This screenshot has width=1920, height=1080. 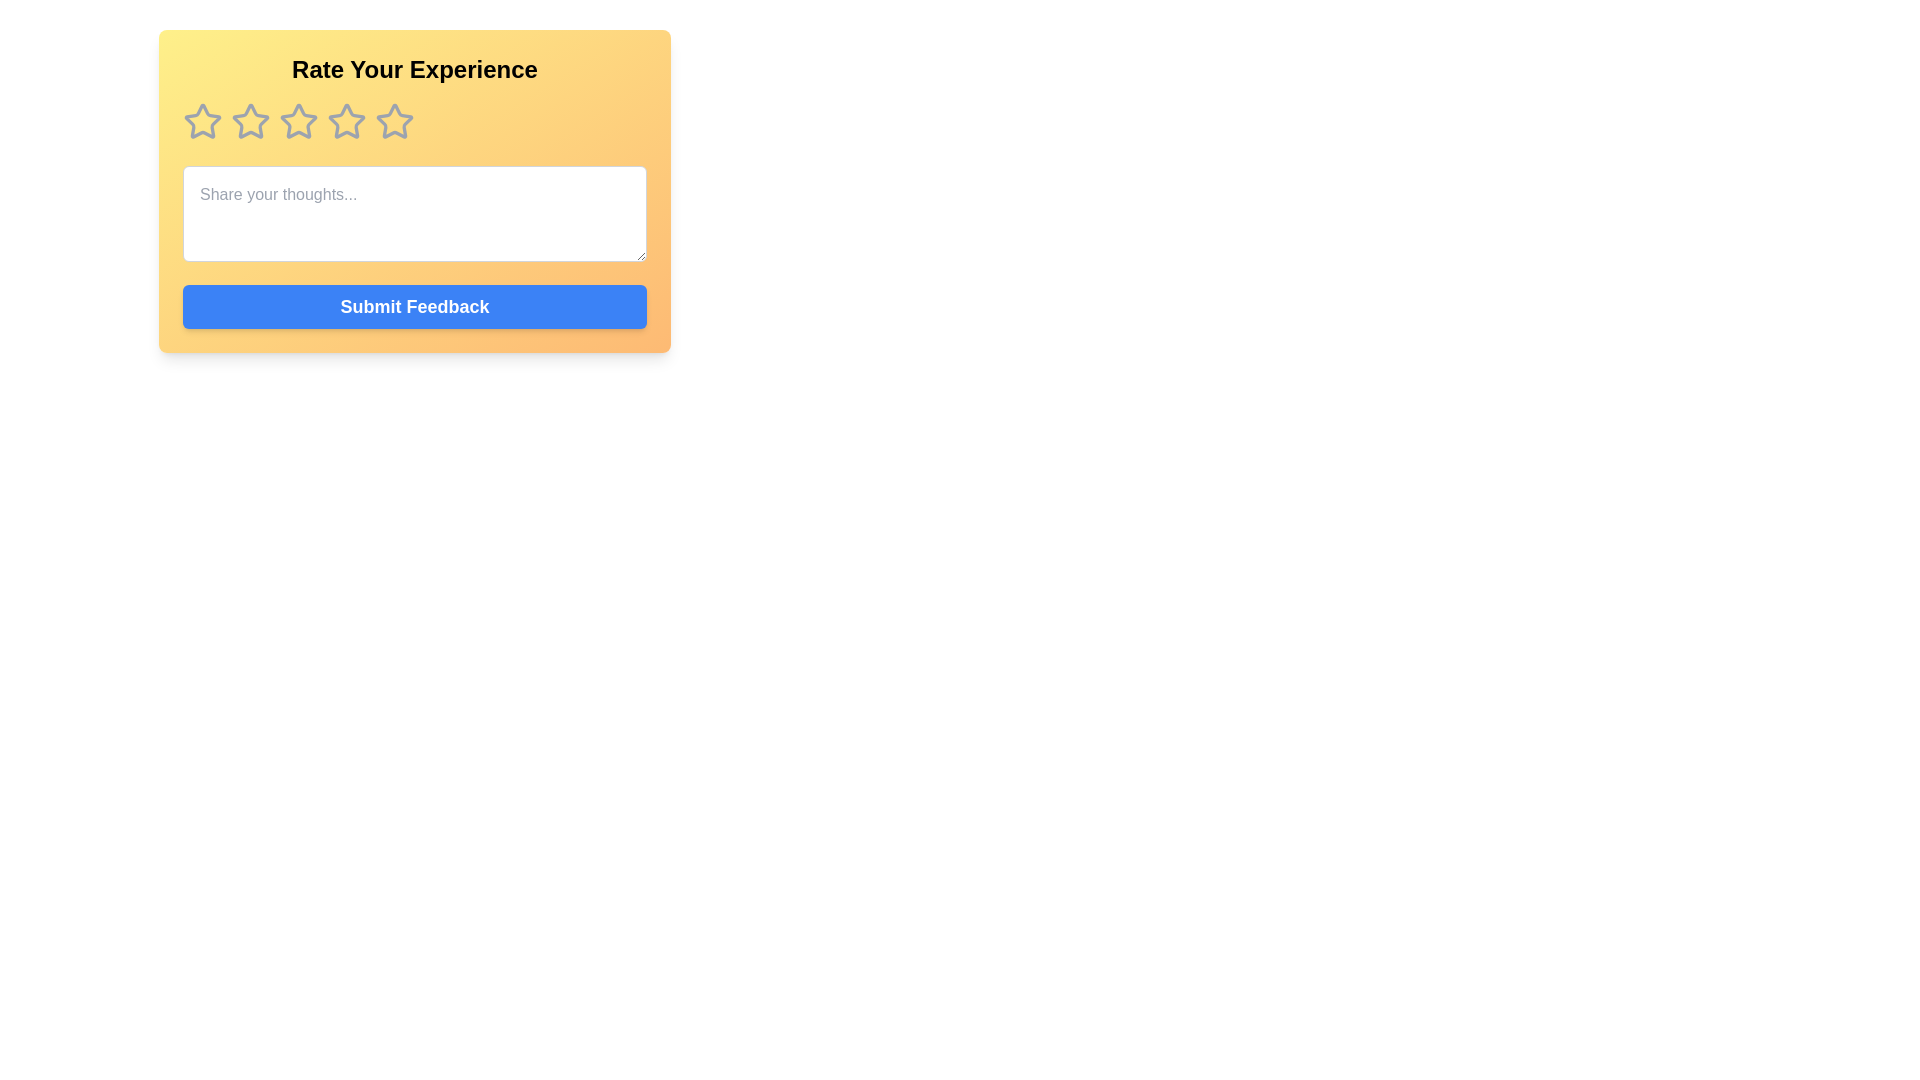 I want to click on the feedback submission button located at the bottom of the central section of the interface, so click(x=413, y=307).